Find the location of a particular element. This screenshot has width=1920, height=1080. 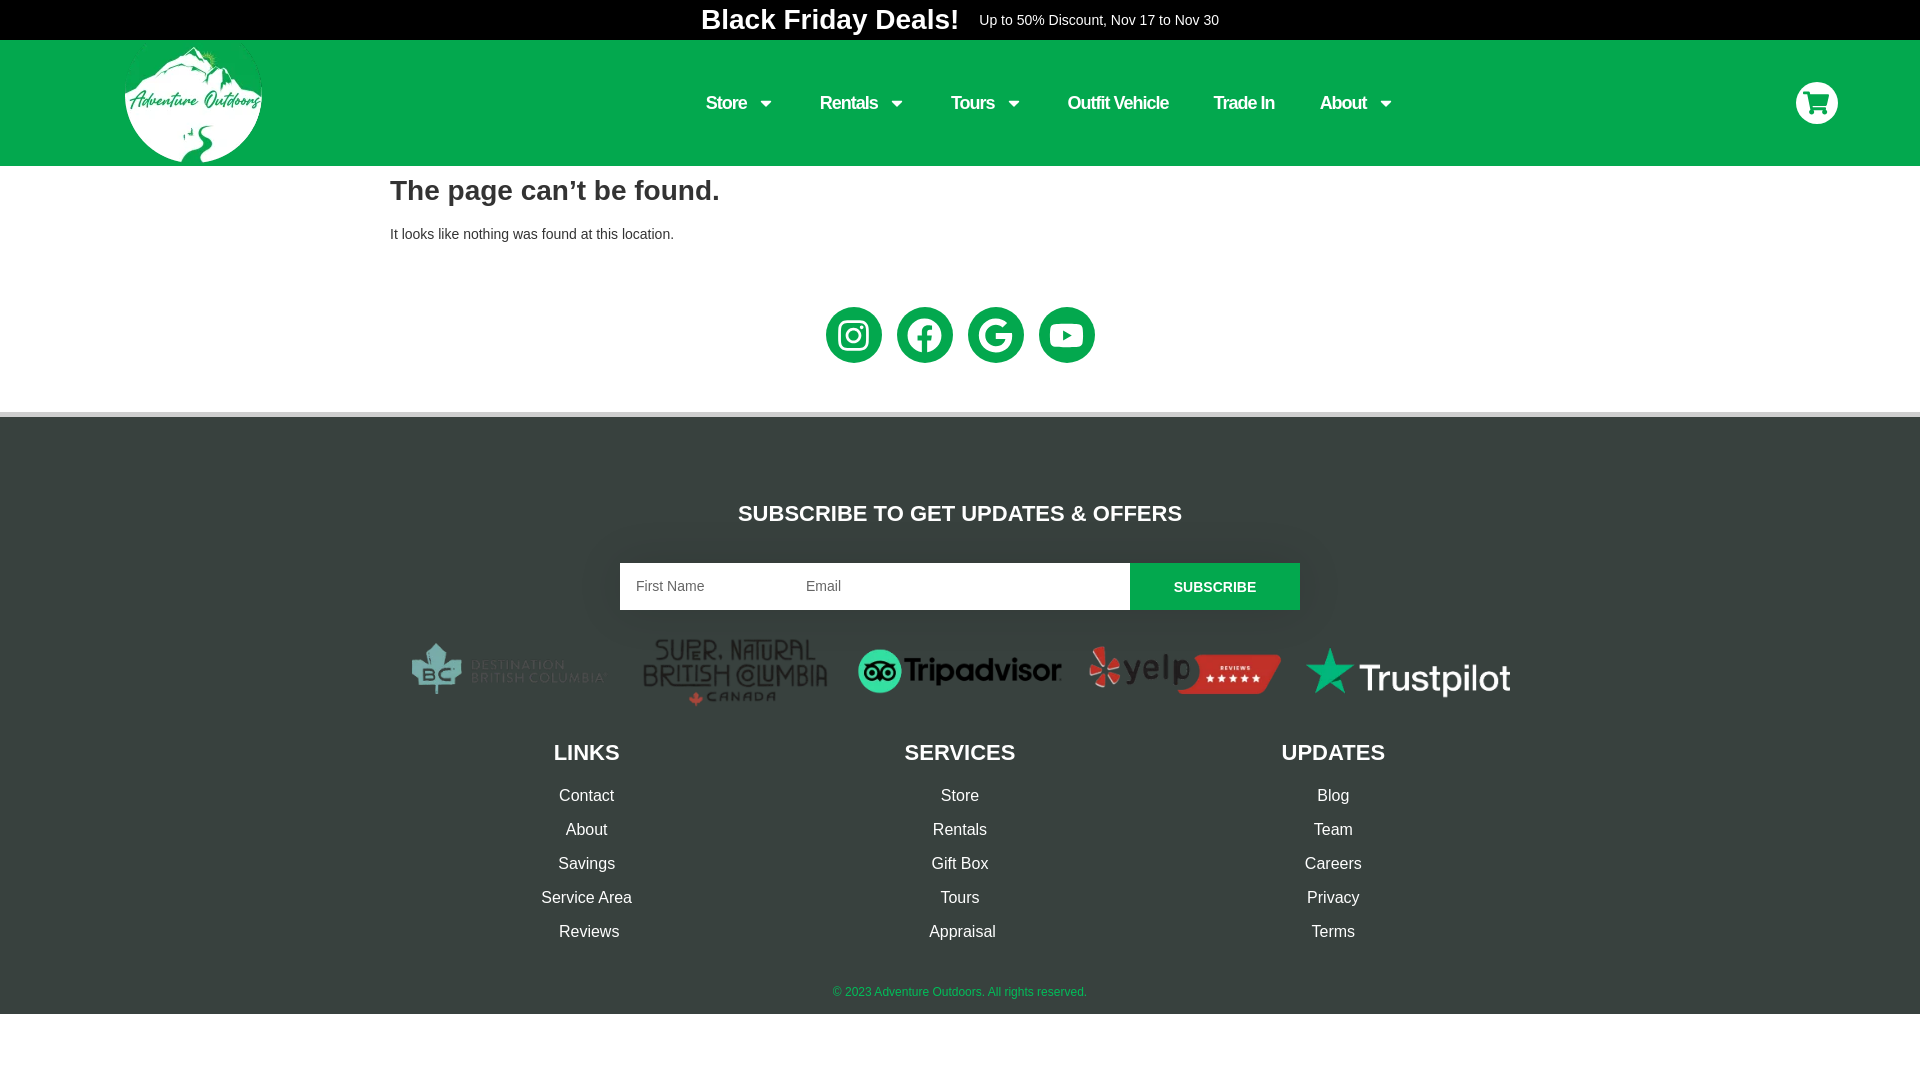

'Privacy' is located at coordinates (1333, 897).